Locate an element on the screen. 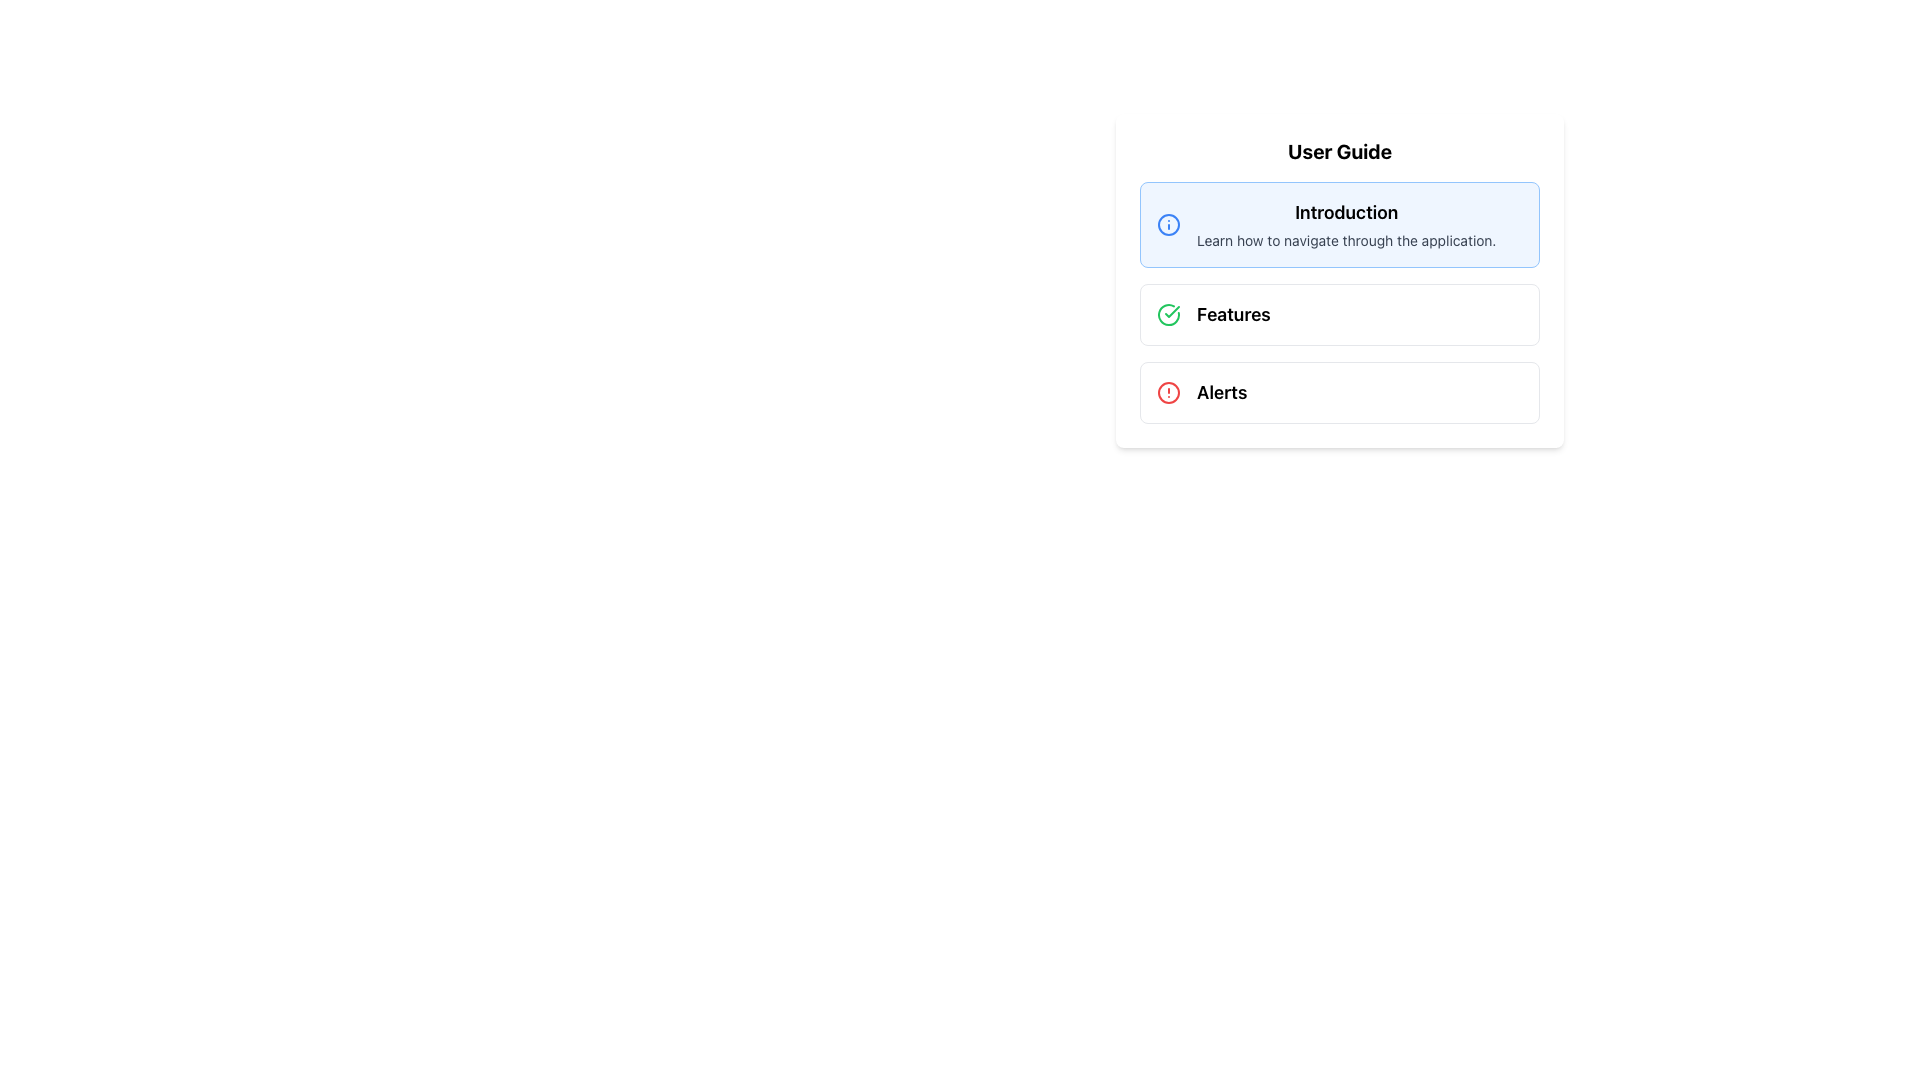  the 'Features' button, which is the second button in the 'User Guide' section, located below the 'Introduction' button and above the 'Alerts' button is located at coordinates (1339, 315).